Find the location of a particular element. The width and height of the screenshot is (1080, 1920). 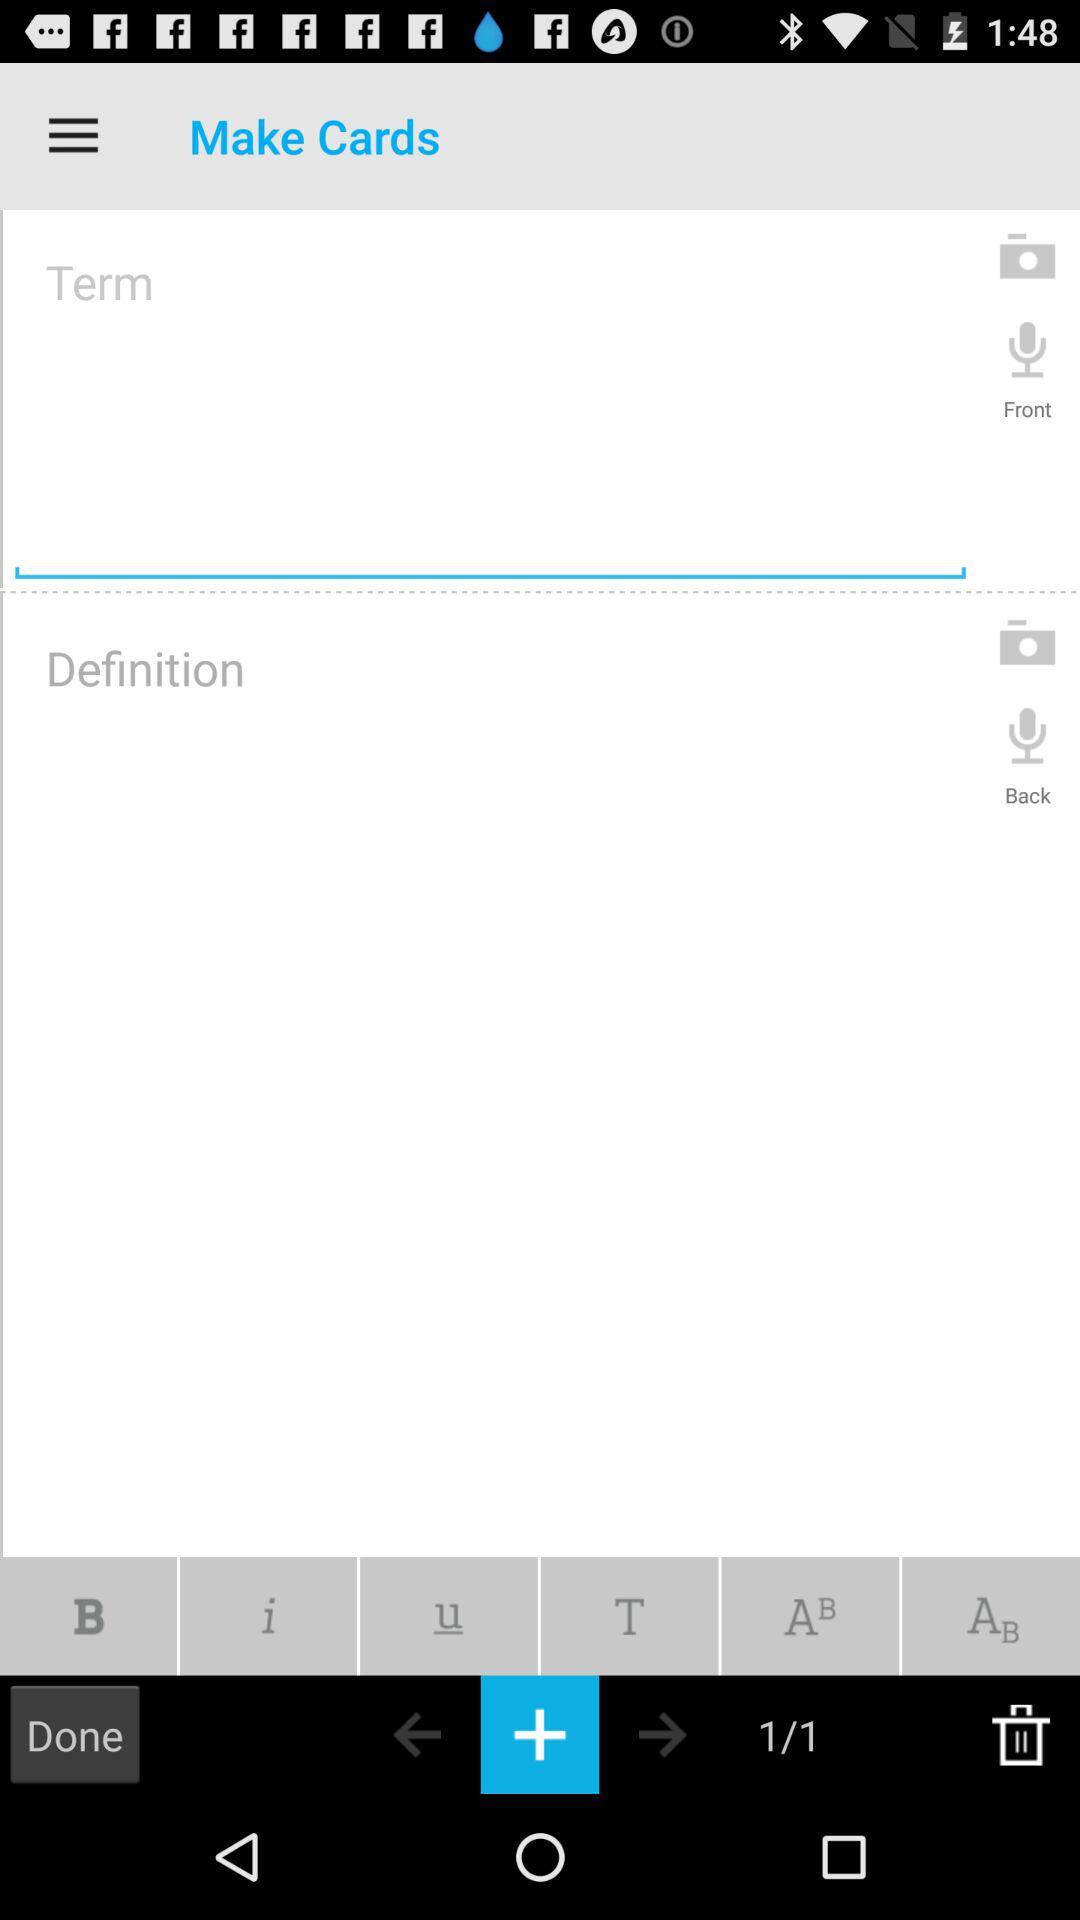

input term is located at coordinates (490, 398).